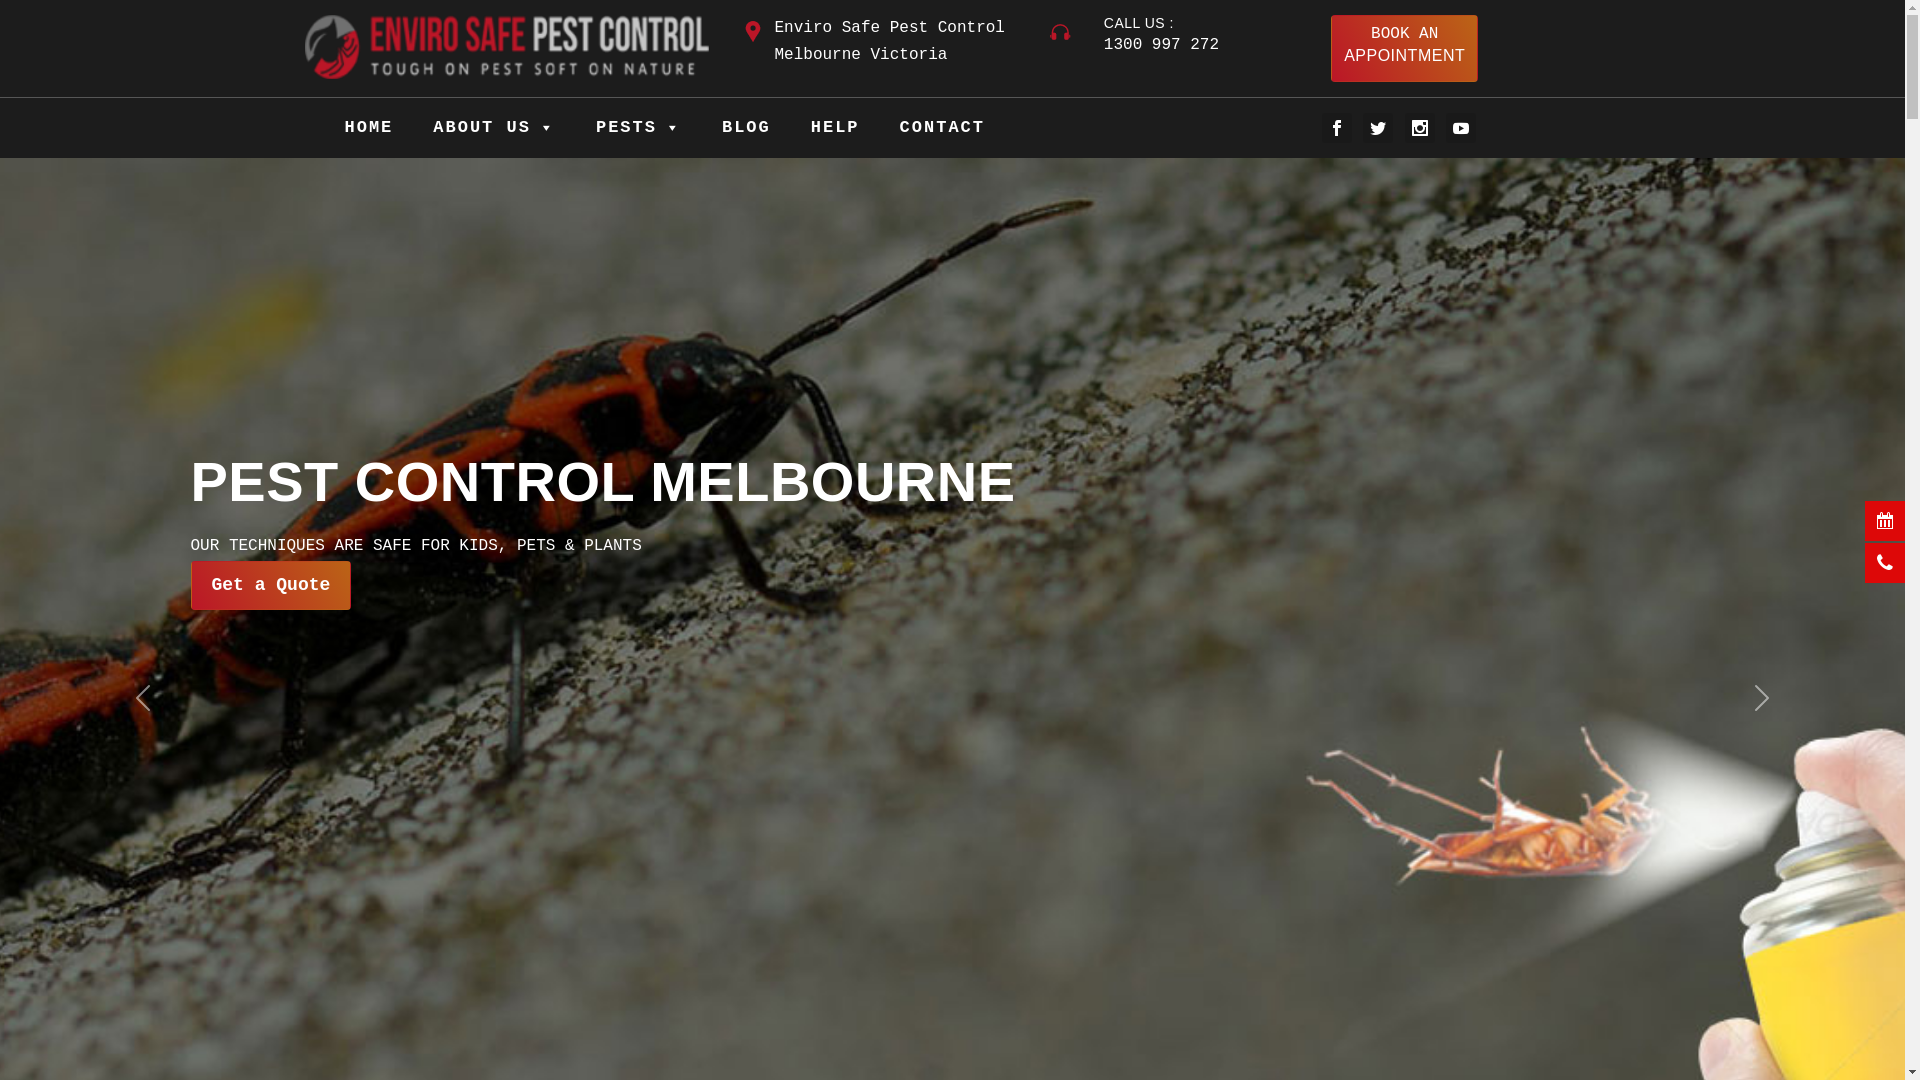  What do you see at coordinates (324, 127) in the screenshot?
I see `'HOME'` at bounding box center [324, 127].